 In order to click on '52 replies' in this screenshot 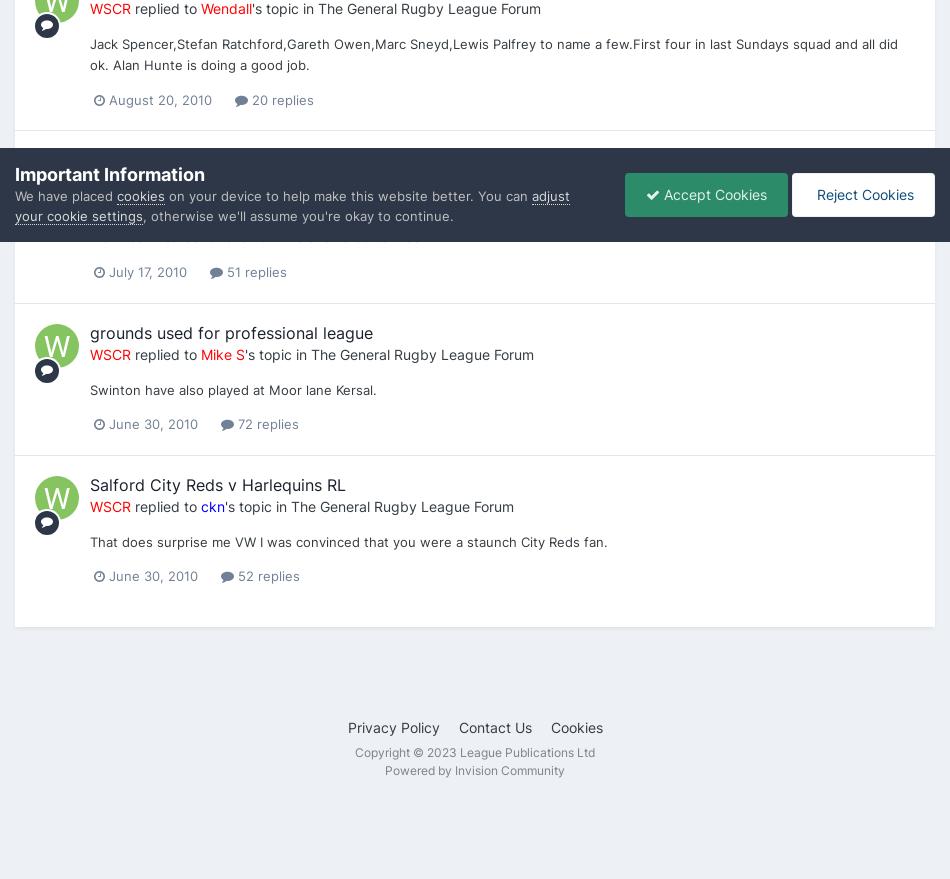, I will do `click(266, 575)`.